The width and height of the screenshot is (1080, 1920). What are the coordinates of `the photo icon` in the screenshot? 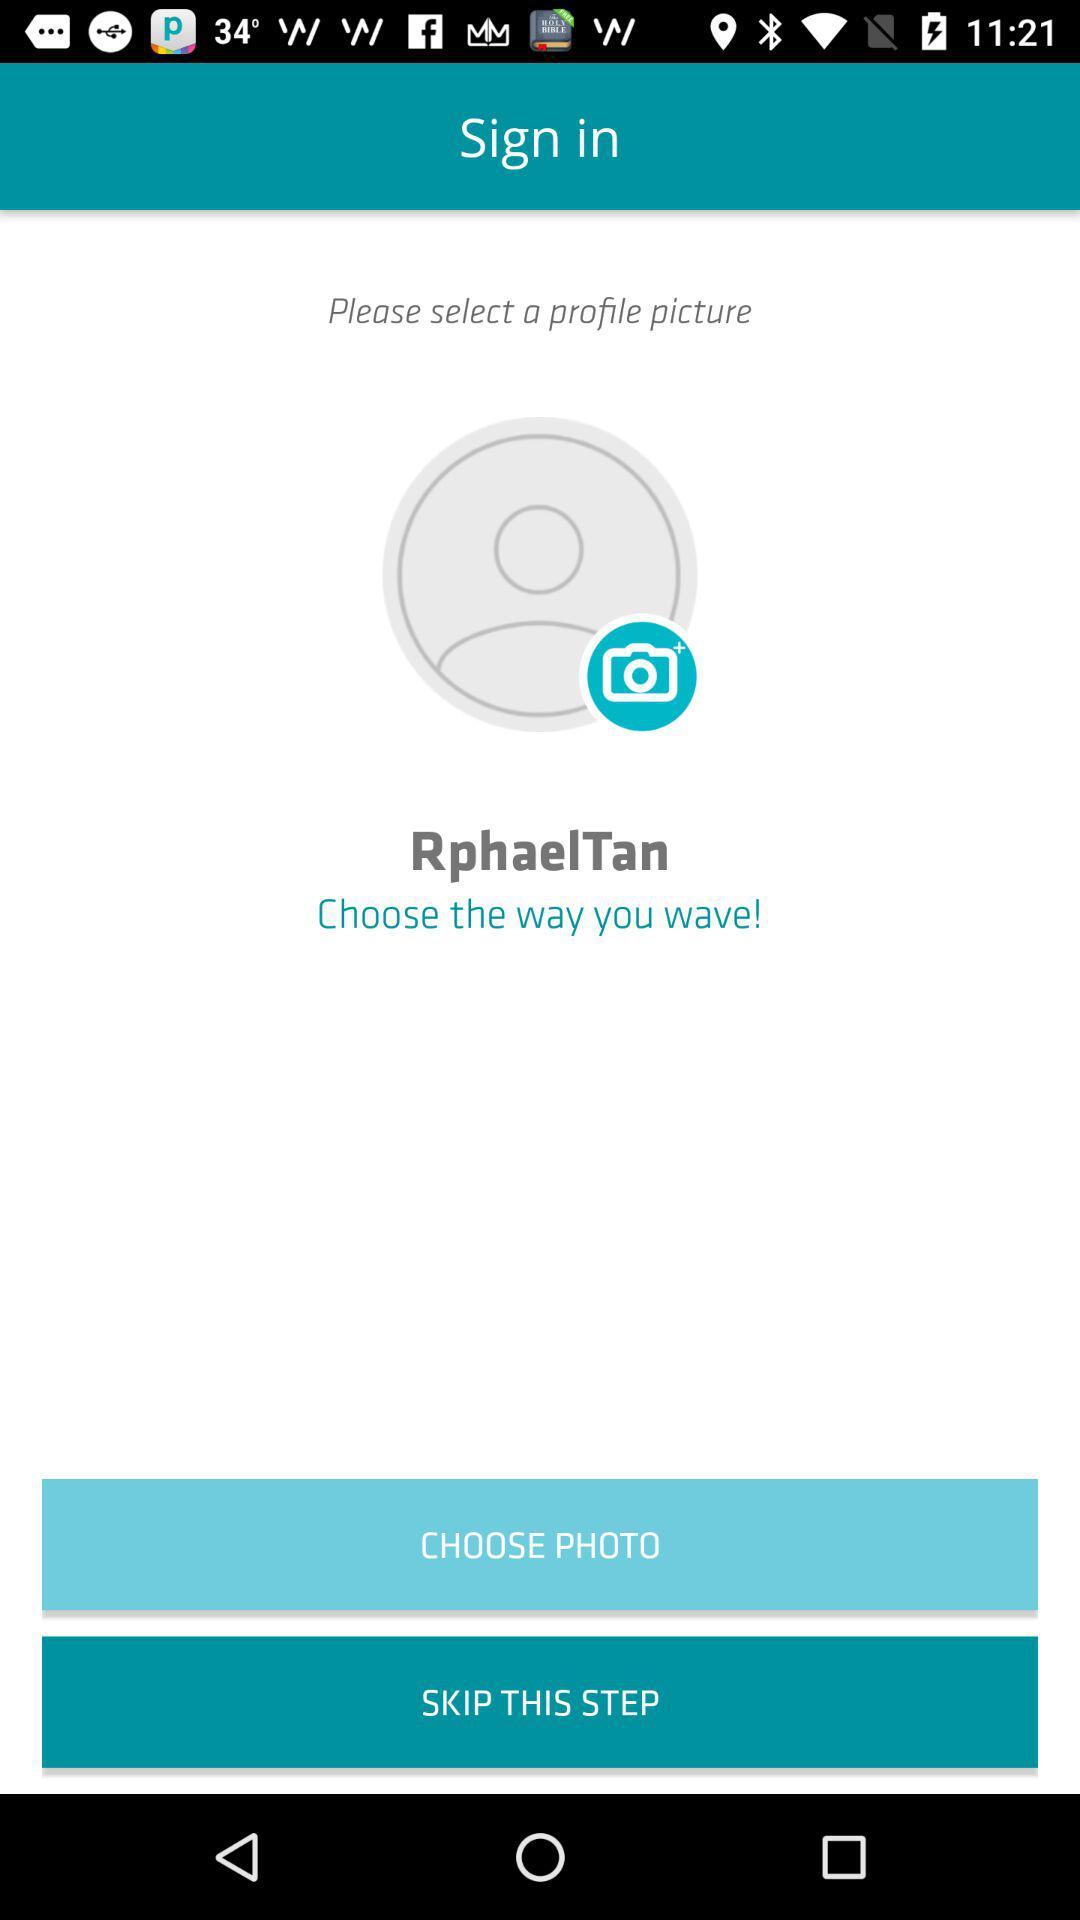 It's located at (638, 672).